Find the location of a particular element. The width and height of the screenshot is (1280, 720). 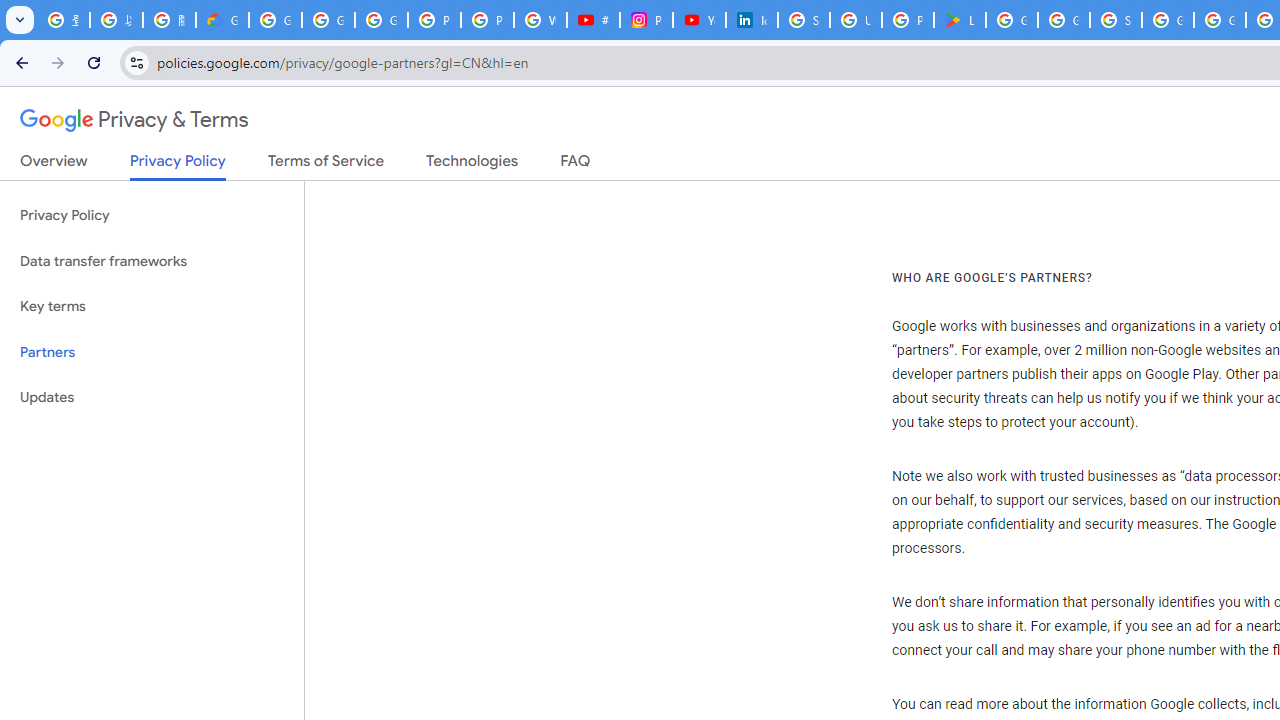

'Last Shelter: Survival - Apps on Google Play' is located at coordinates (960, 20).